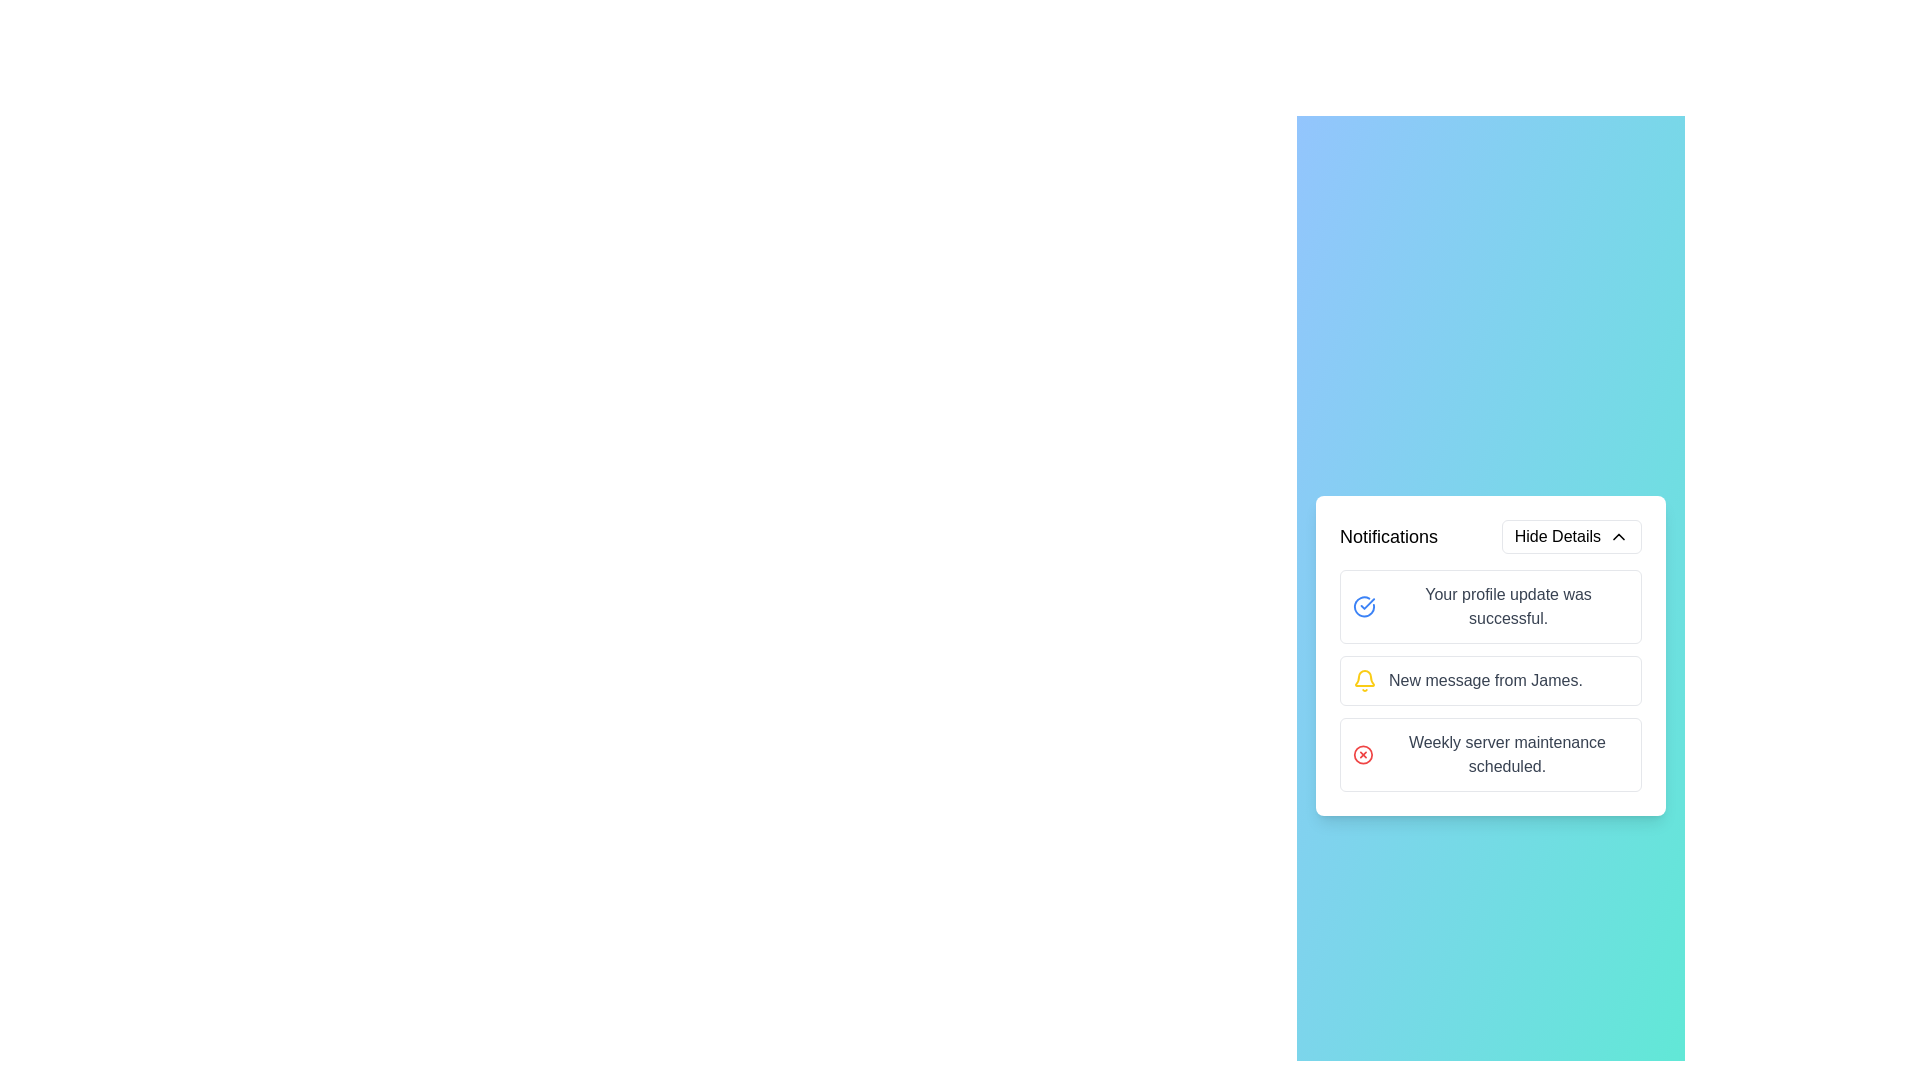  Describe the element at coordinates (1363, 677) in the screenshot. I see `the bell icon that indicates active notifications, located at the top-right corner of the notification panel` at that location.